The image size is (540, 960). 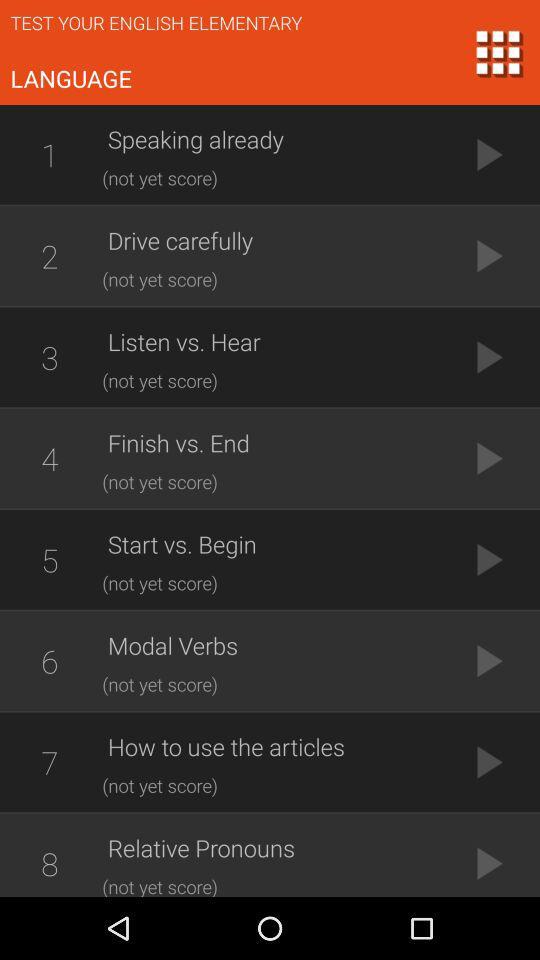 I want to click on icon below 4 item, so click(x=49, y=559).